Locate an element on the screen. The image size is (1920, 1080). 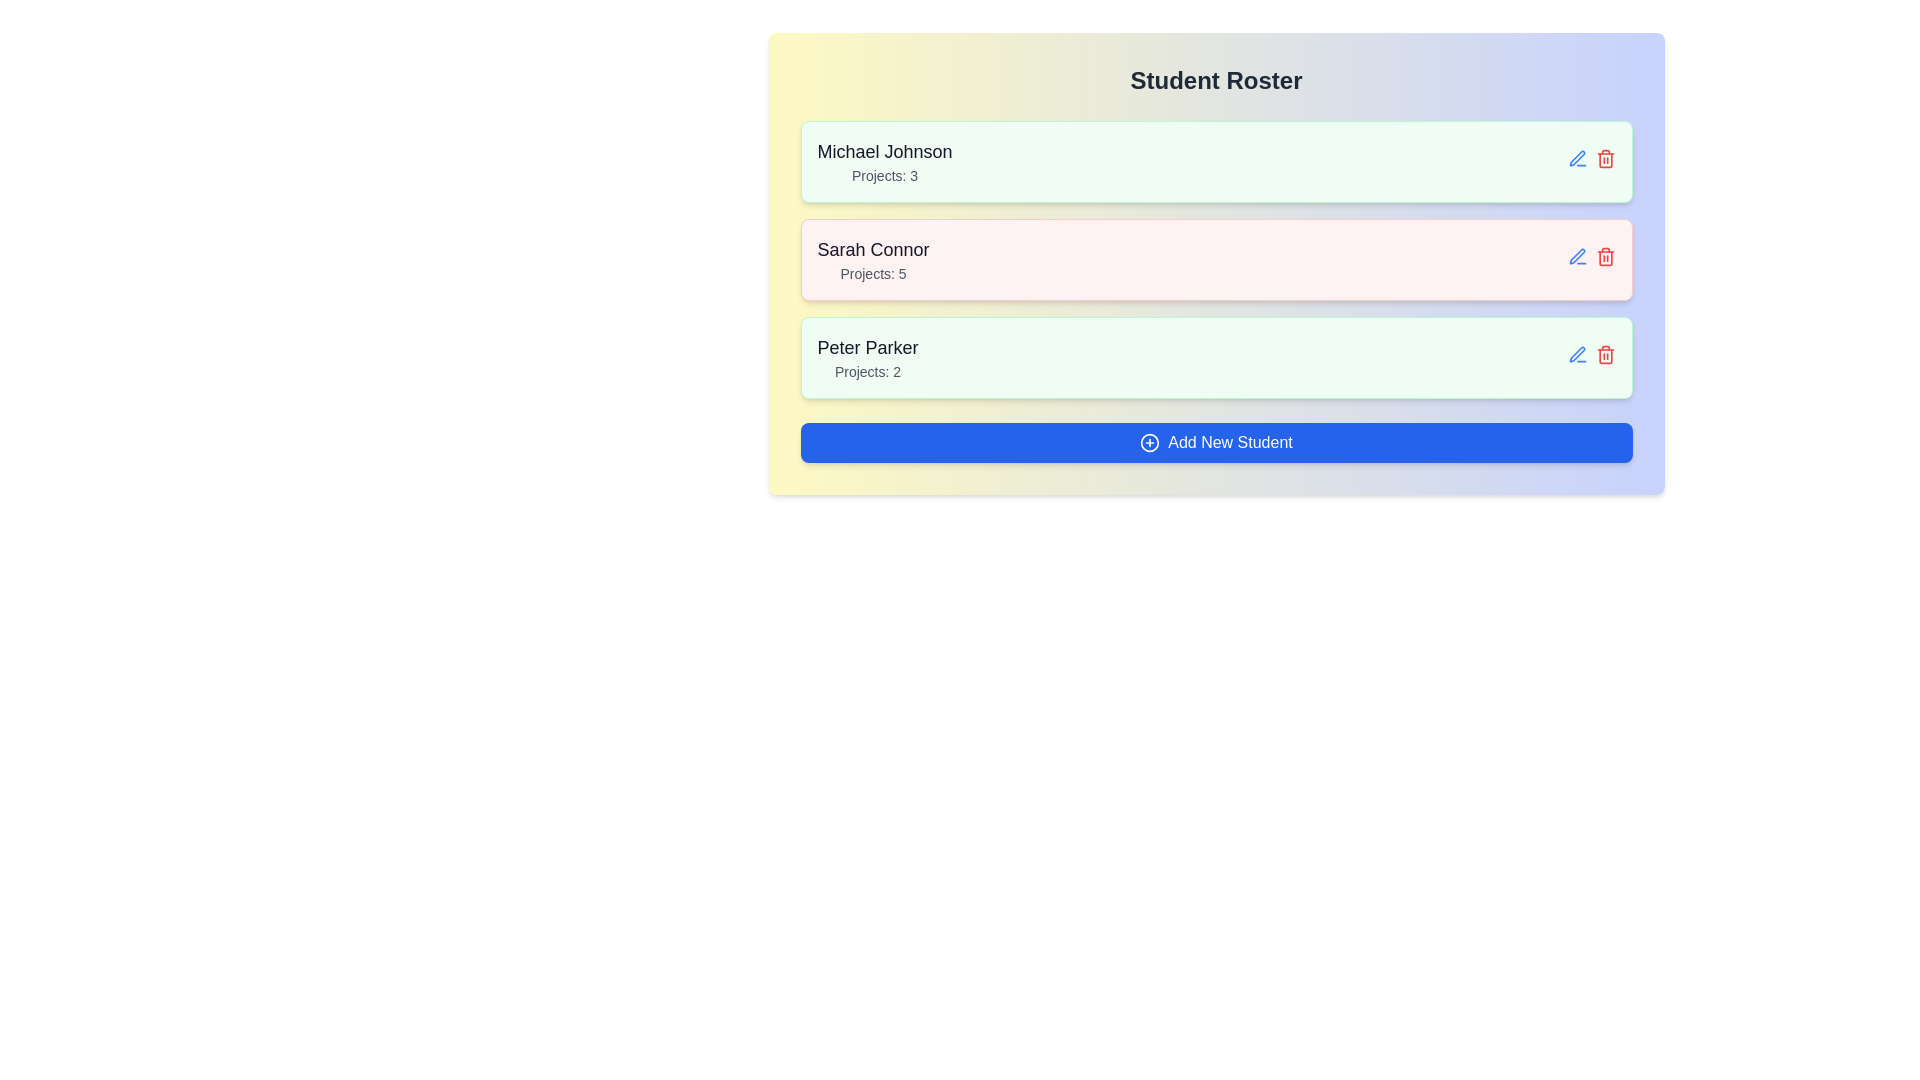
the delete button for the student named Sarah Connor is located at coordinates (1605, 255).